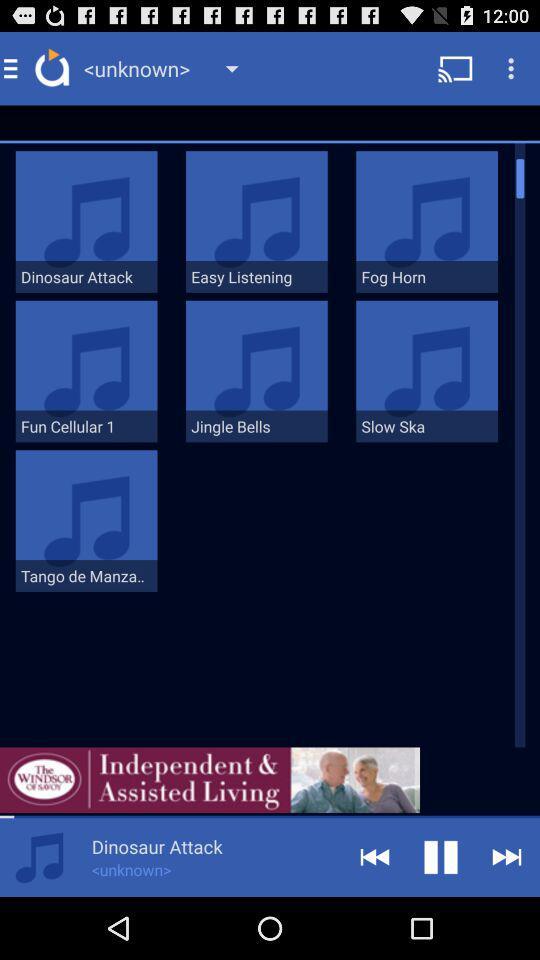 The width and height of the screenshot is (540, 960). I want to click on click advertisement, so click(209, 779).